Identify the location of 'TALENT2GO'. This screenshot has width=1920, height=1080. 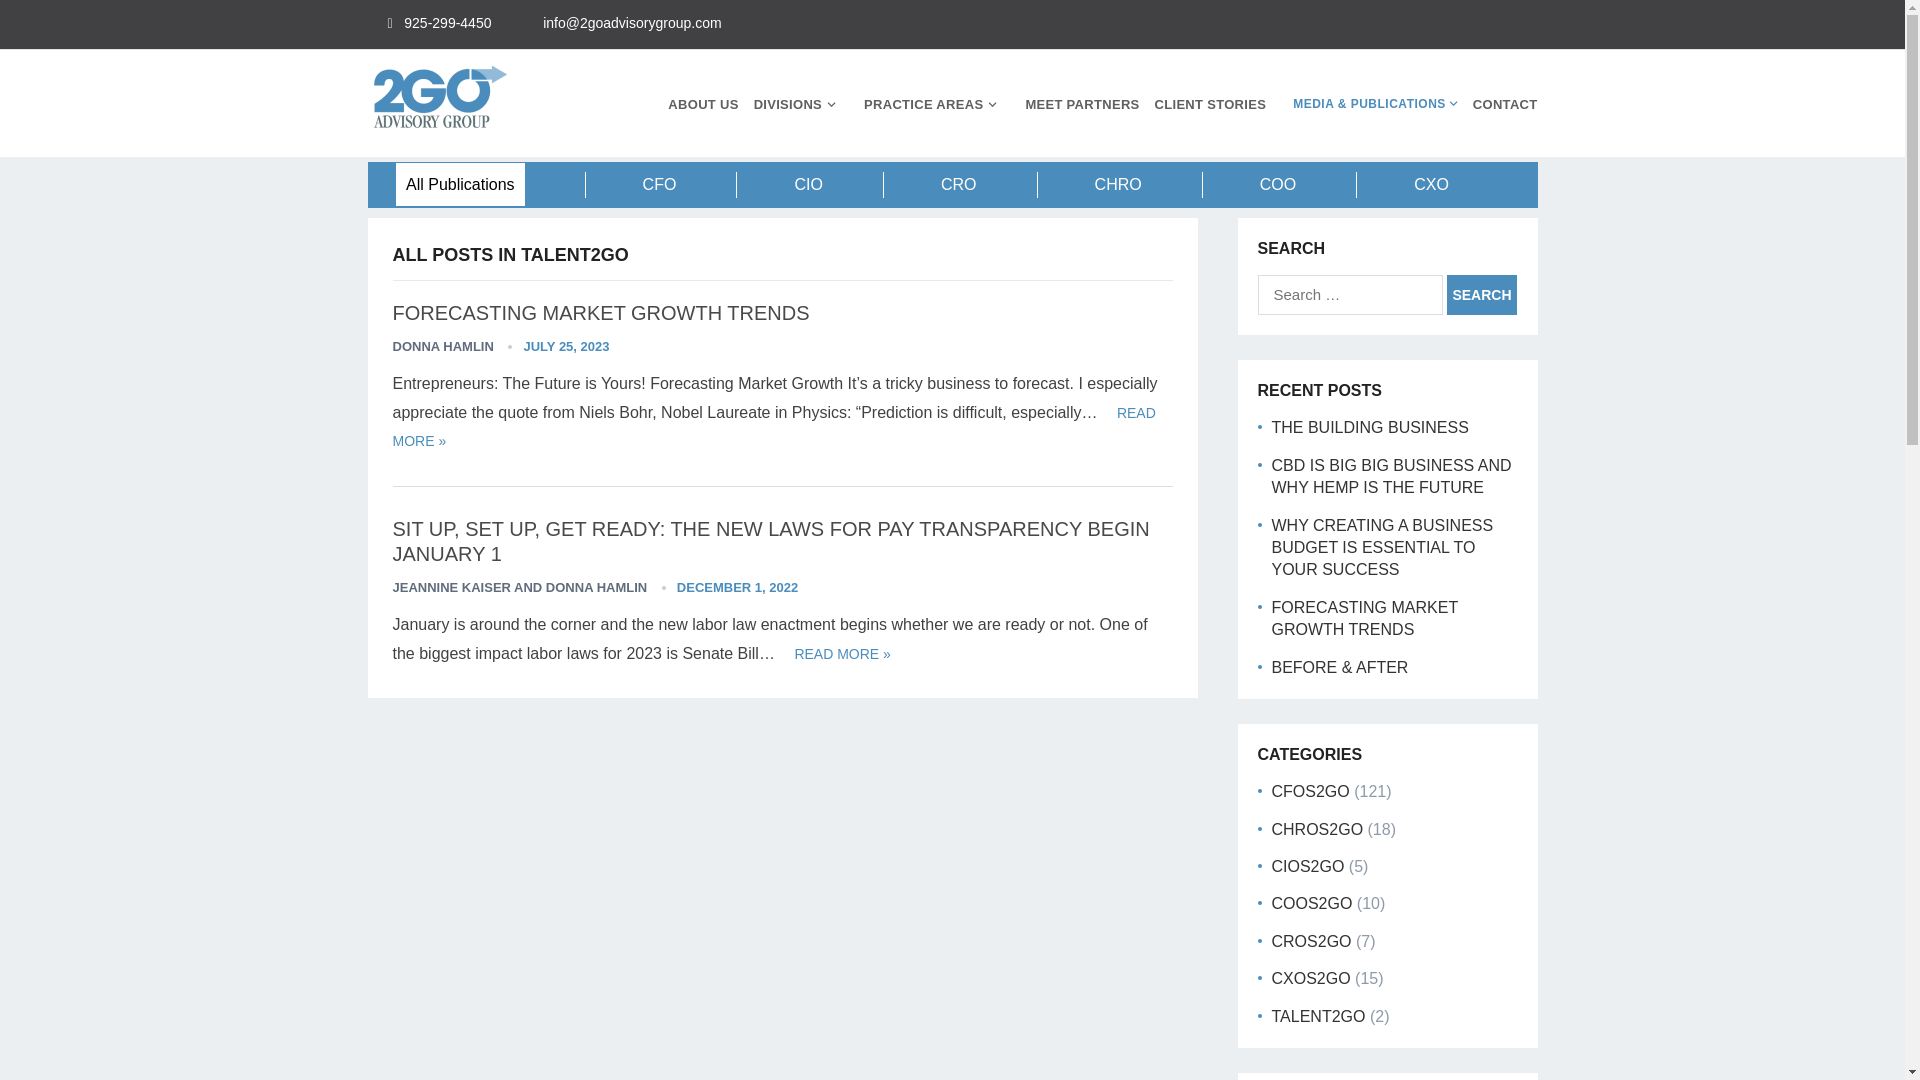
(1319, 1016).